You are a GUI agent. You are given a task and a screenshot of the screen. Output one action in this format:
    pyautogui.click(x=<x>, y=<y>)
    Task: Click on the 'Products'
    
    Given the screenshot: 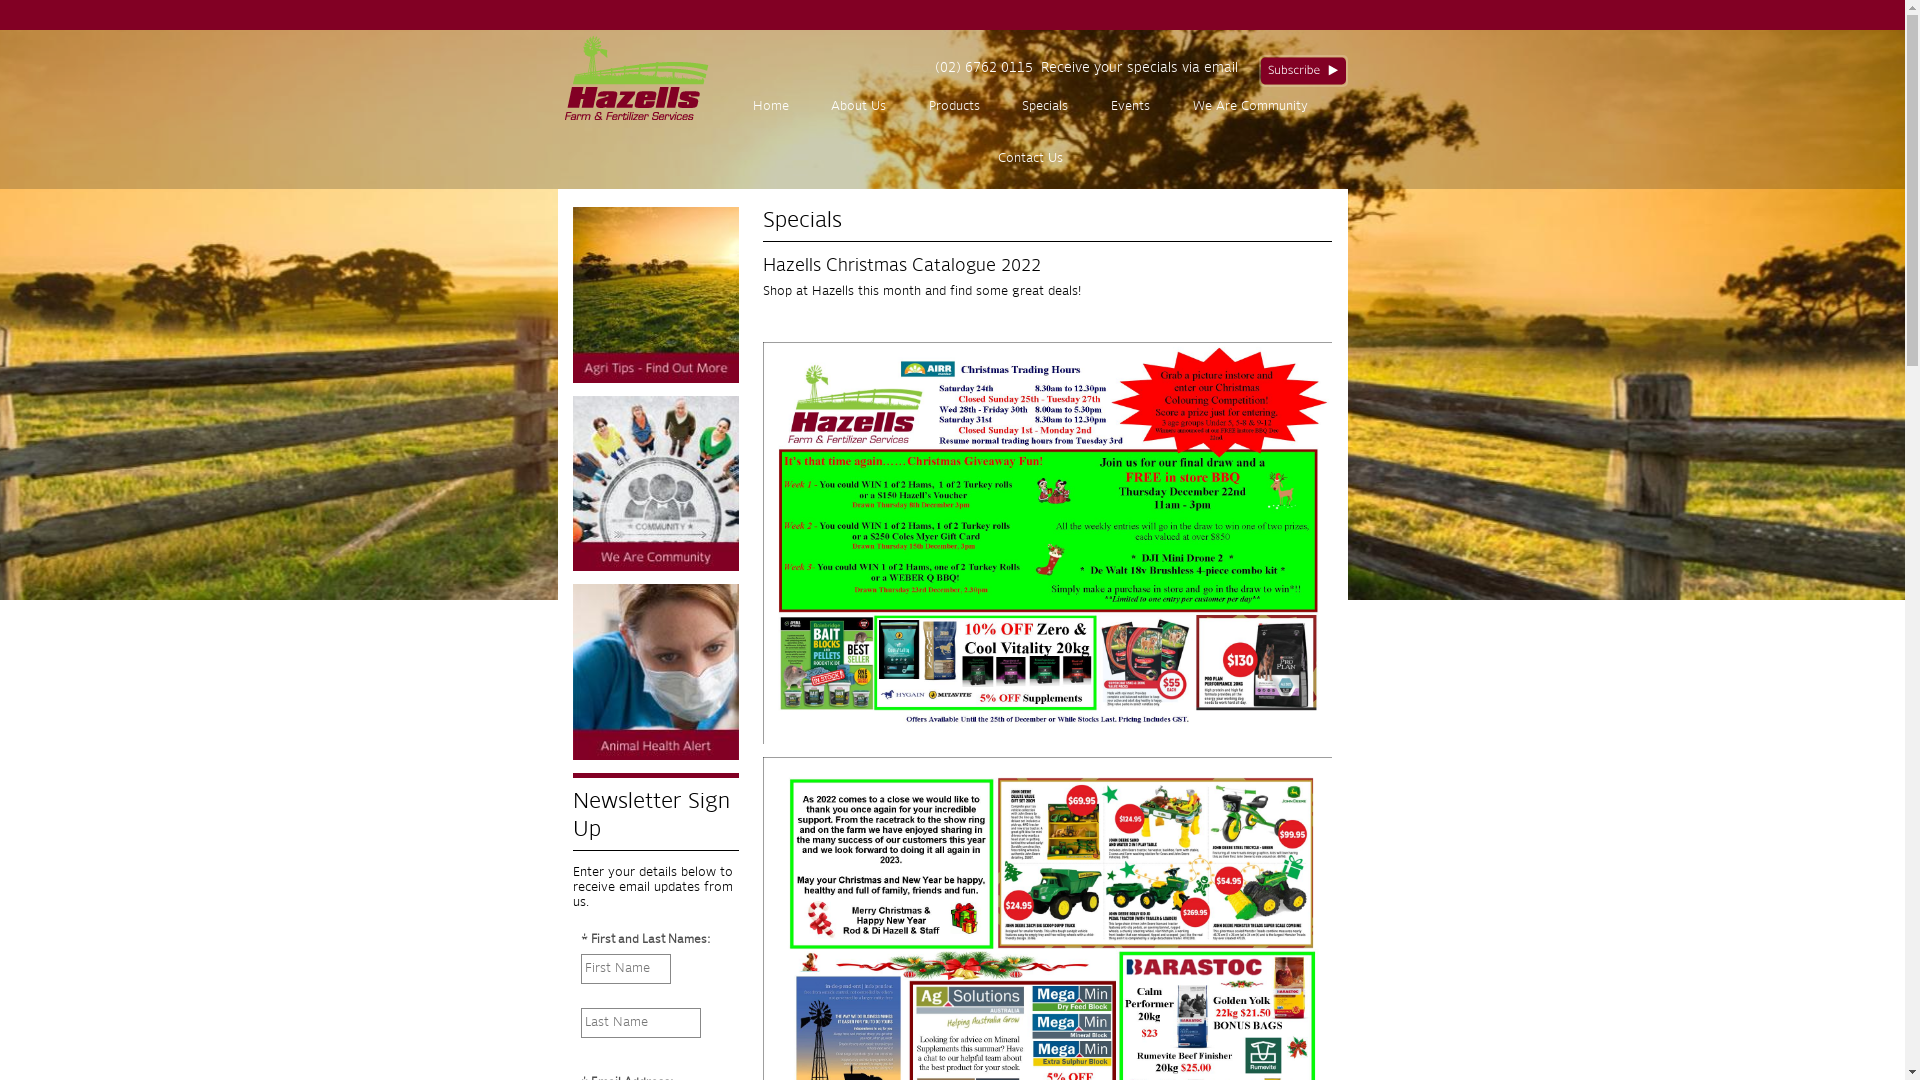 What is the action you would take?
    pyautogui.click(x=906, y=107)
    